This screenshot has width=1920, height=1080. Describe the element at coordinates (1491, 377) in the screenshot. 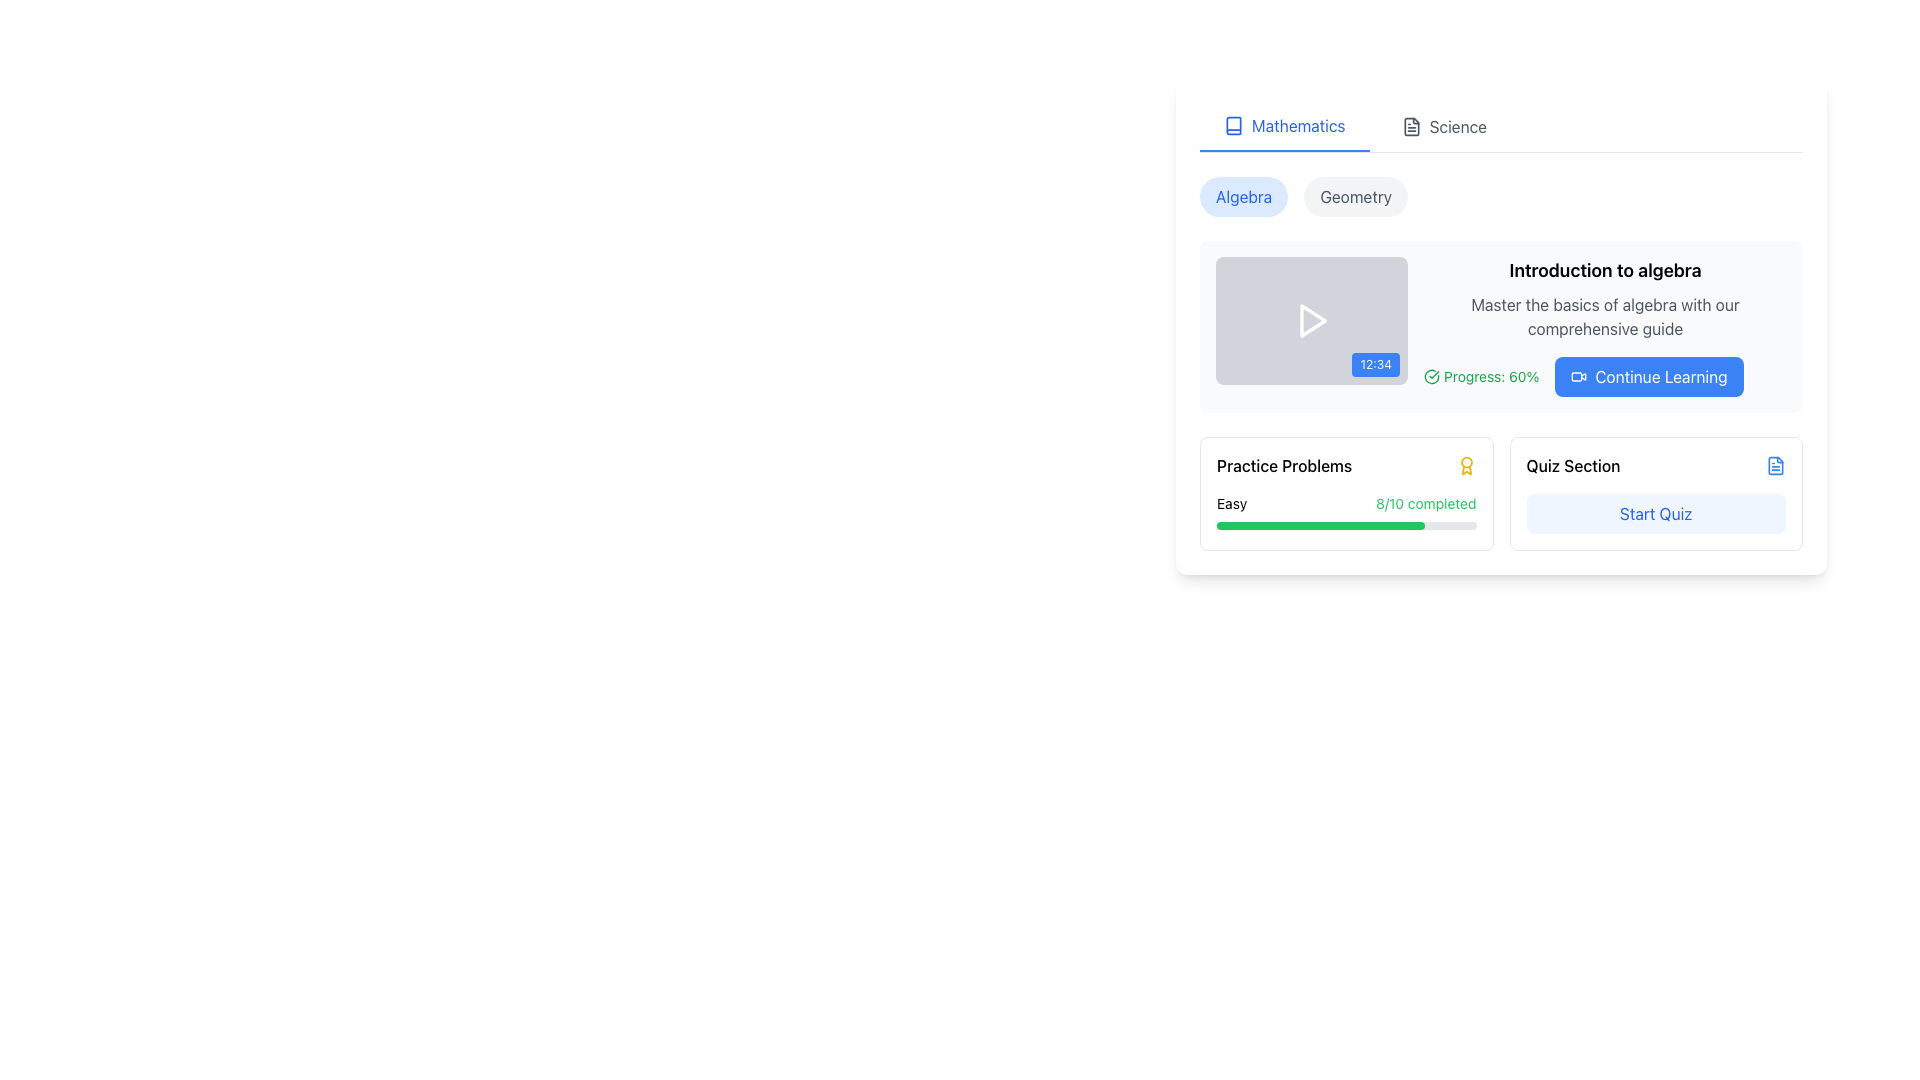

I see `the text label displaying 'Progress: 60%', which is styled in green and positioned in the 'Introduction to algebra' section, to the right of the green check circle icon` at that location.